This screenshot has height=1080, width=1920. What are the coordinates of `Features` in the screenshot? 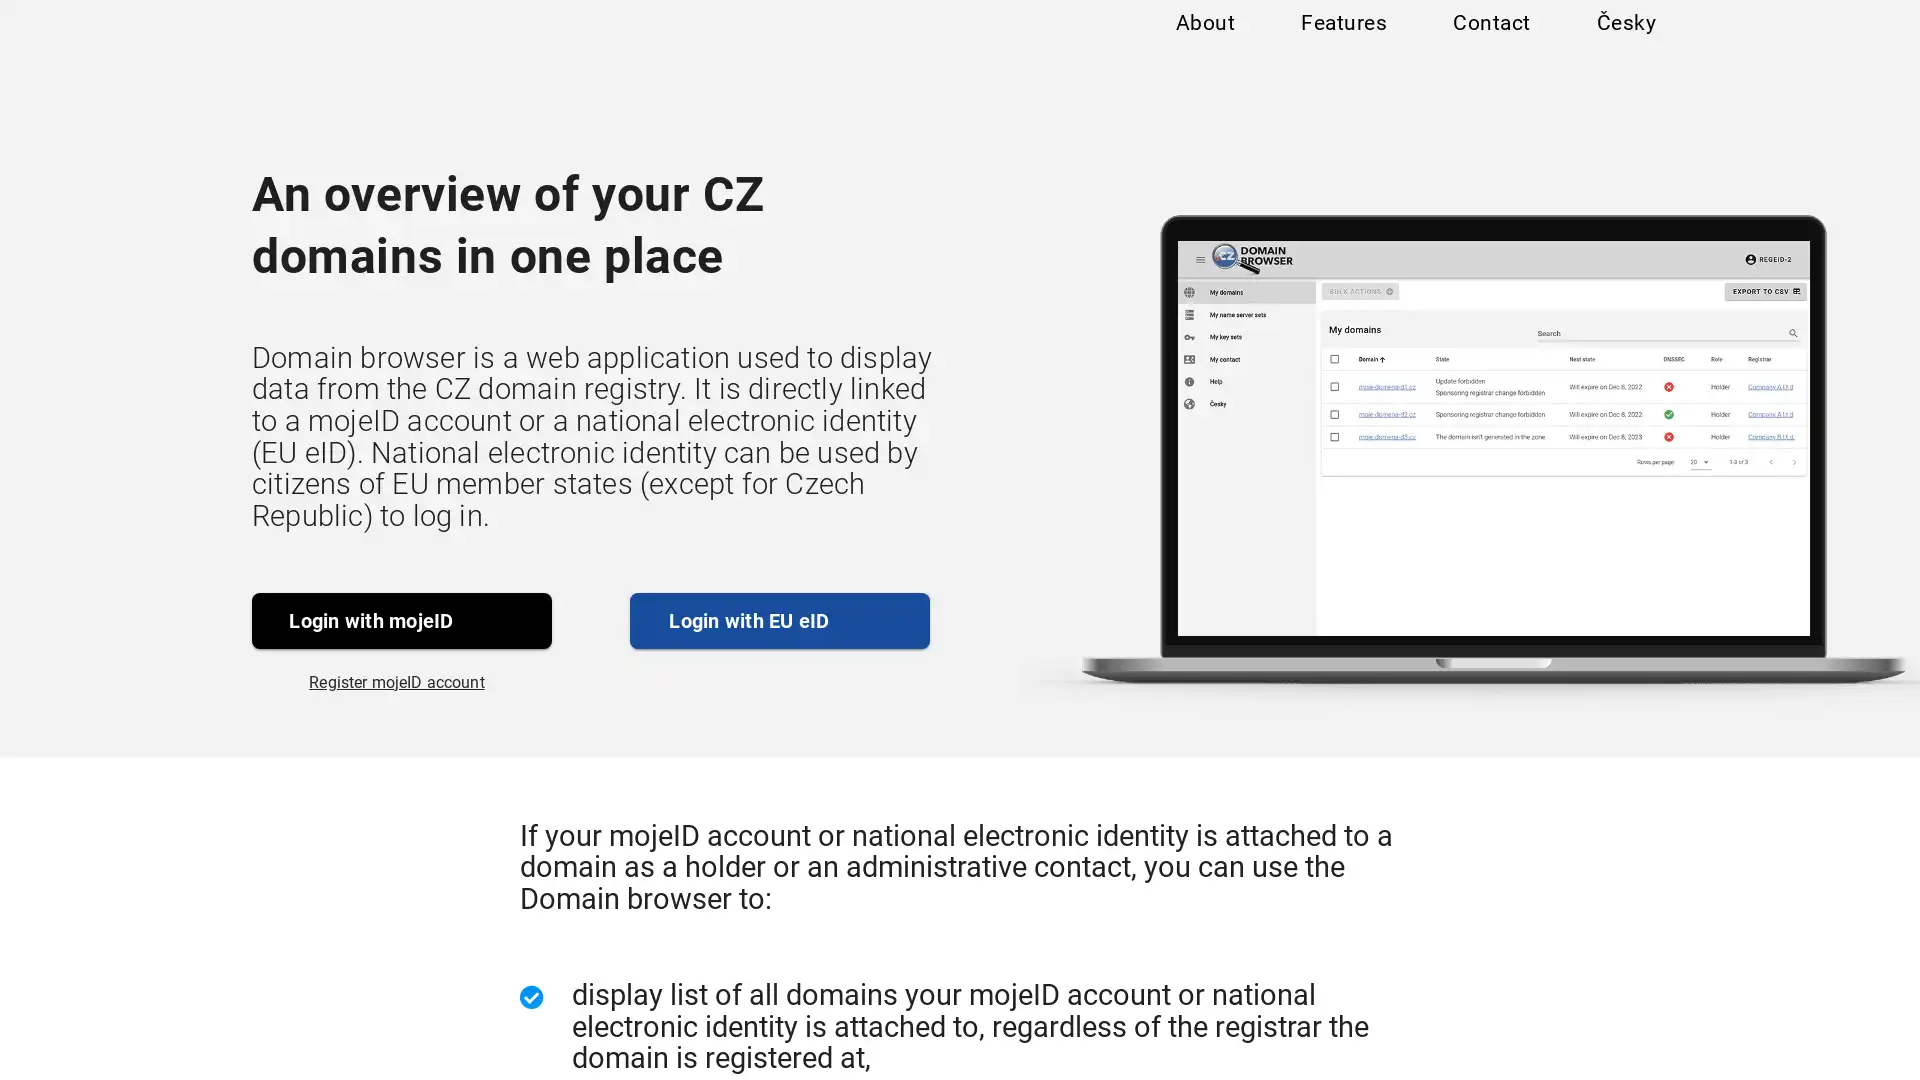 It's located at (1343, 42).